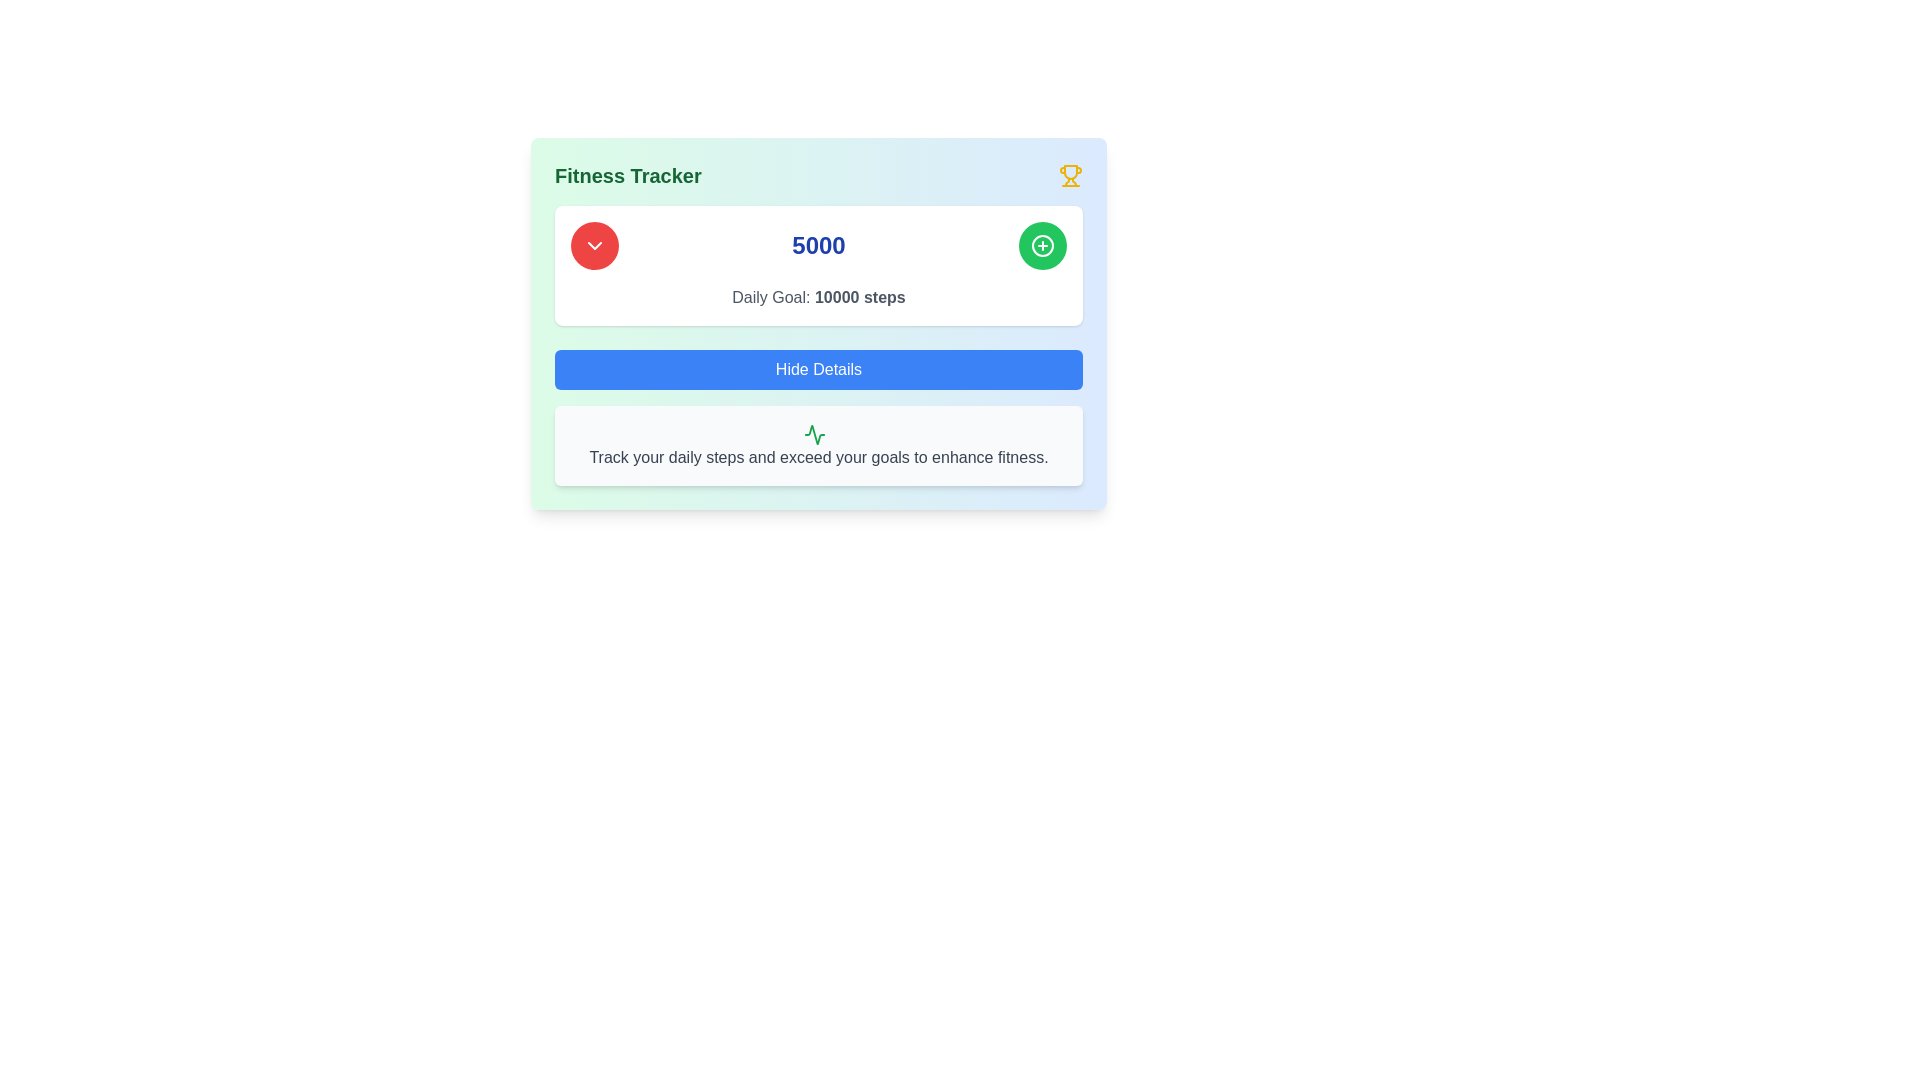 This screenshot has width=1920, height=1080. Describe the element at coordinates (819, 245) in the screenshot. I see `displayed numeric value of '5000' from the bold, blue text centrally aligned within the fitness tracker widget` at that location.